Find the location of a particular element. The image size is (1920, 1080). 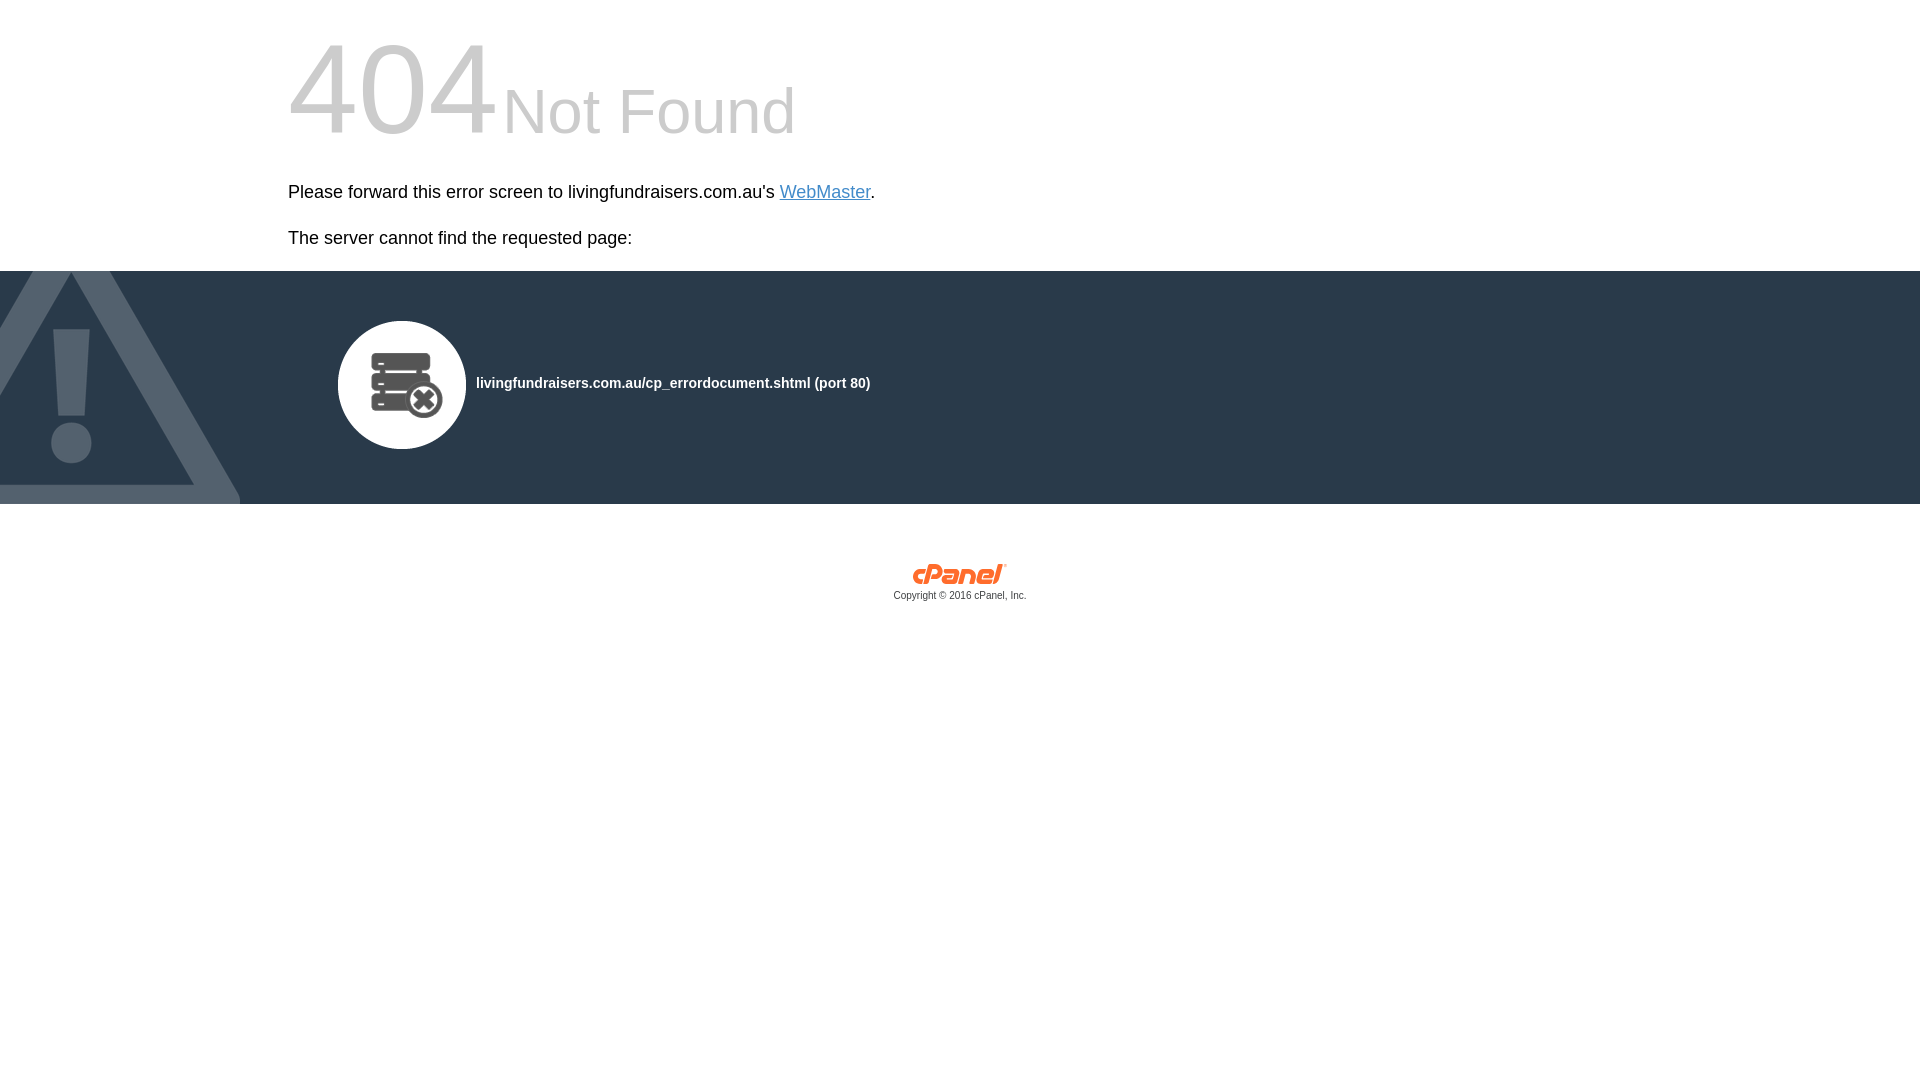

'WebMaster' is located at coordinates (778, 192).